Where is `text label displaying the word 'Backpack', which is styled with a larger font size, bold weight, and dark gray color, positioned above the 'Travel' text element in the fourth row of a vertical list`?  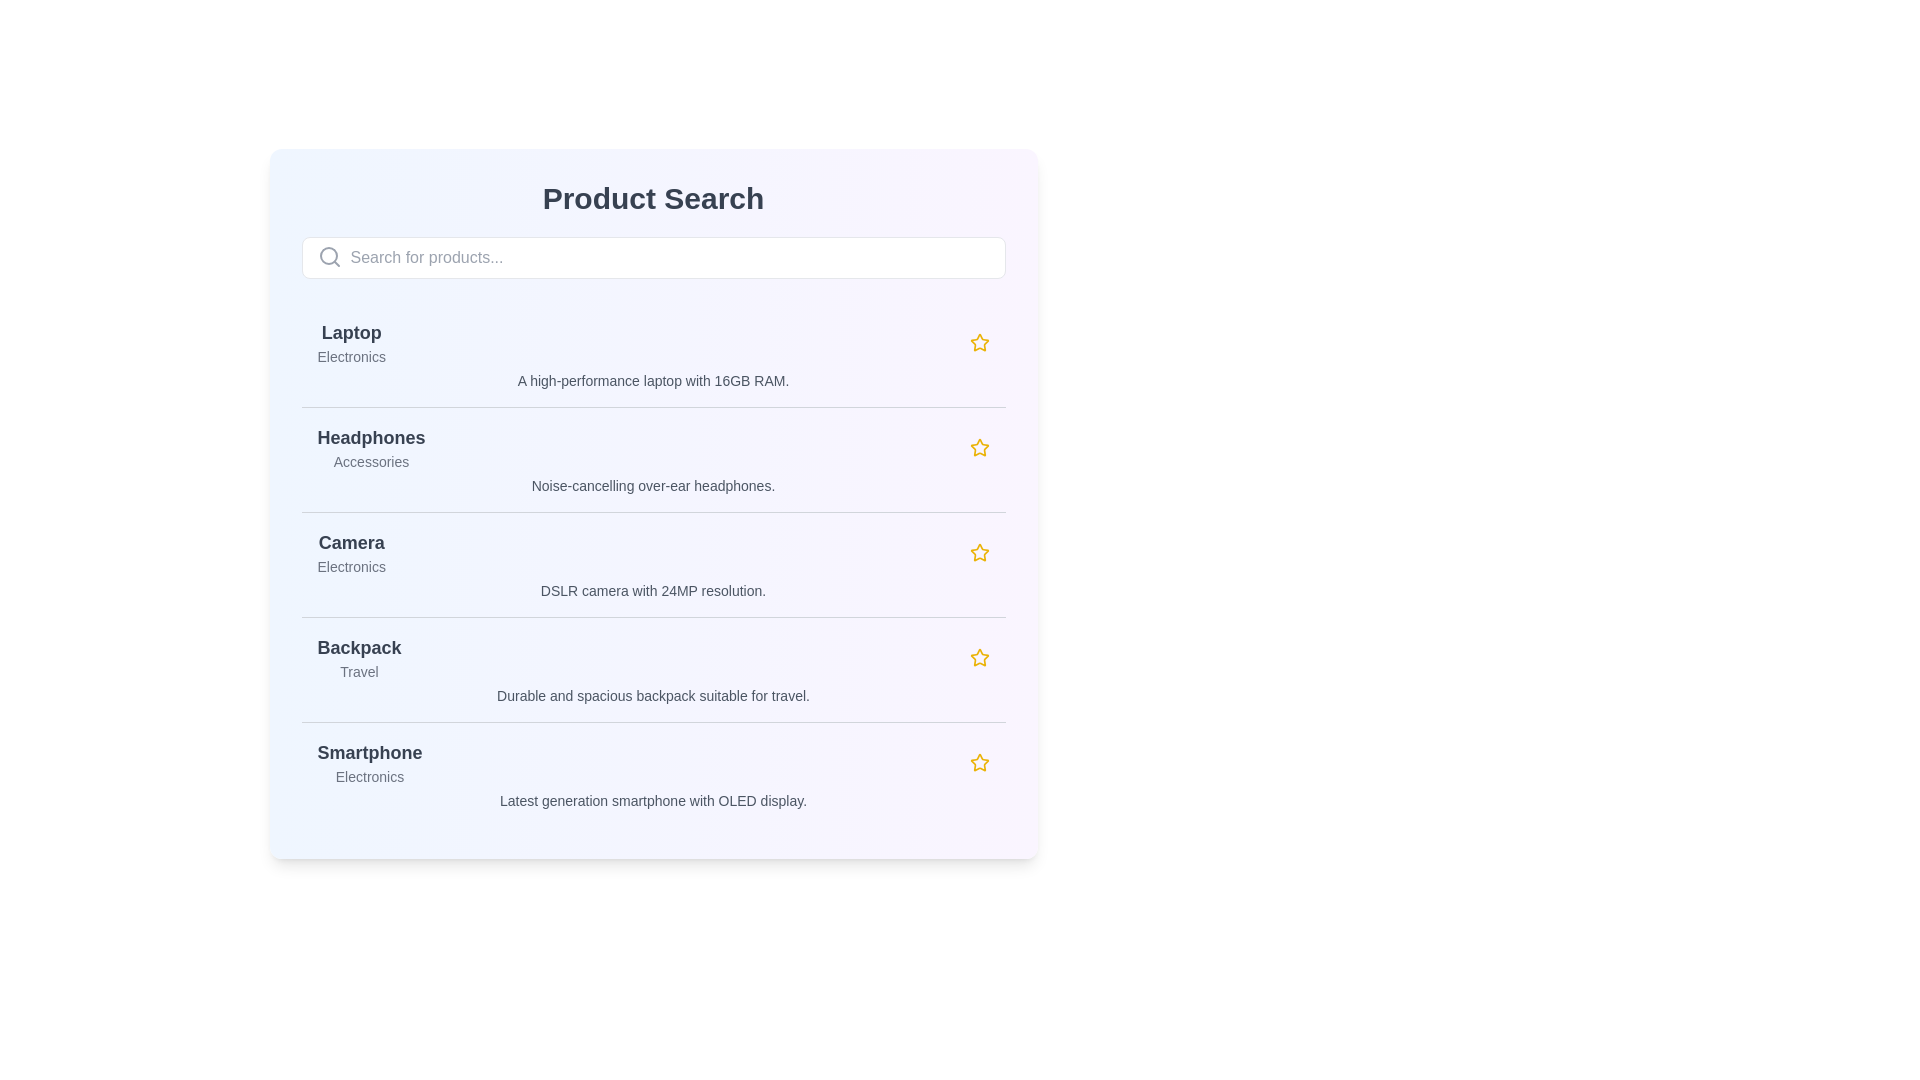
text label displaying the word 'Backpack', which is styled with a larger font size, bold weight, and dark gray color, positioned above the 'Travel' text element in the fourth row of a vertical list is located at coordinates (359, 648).